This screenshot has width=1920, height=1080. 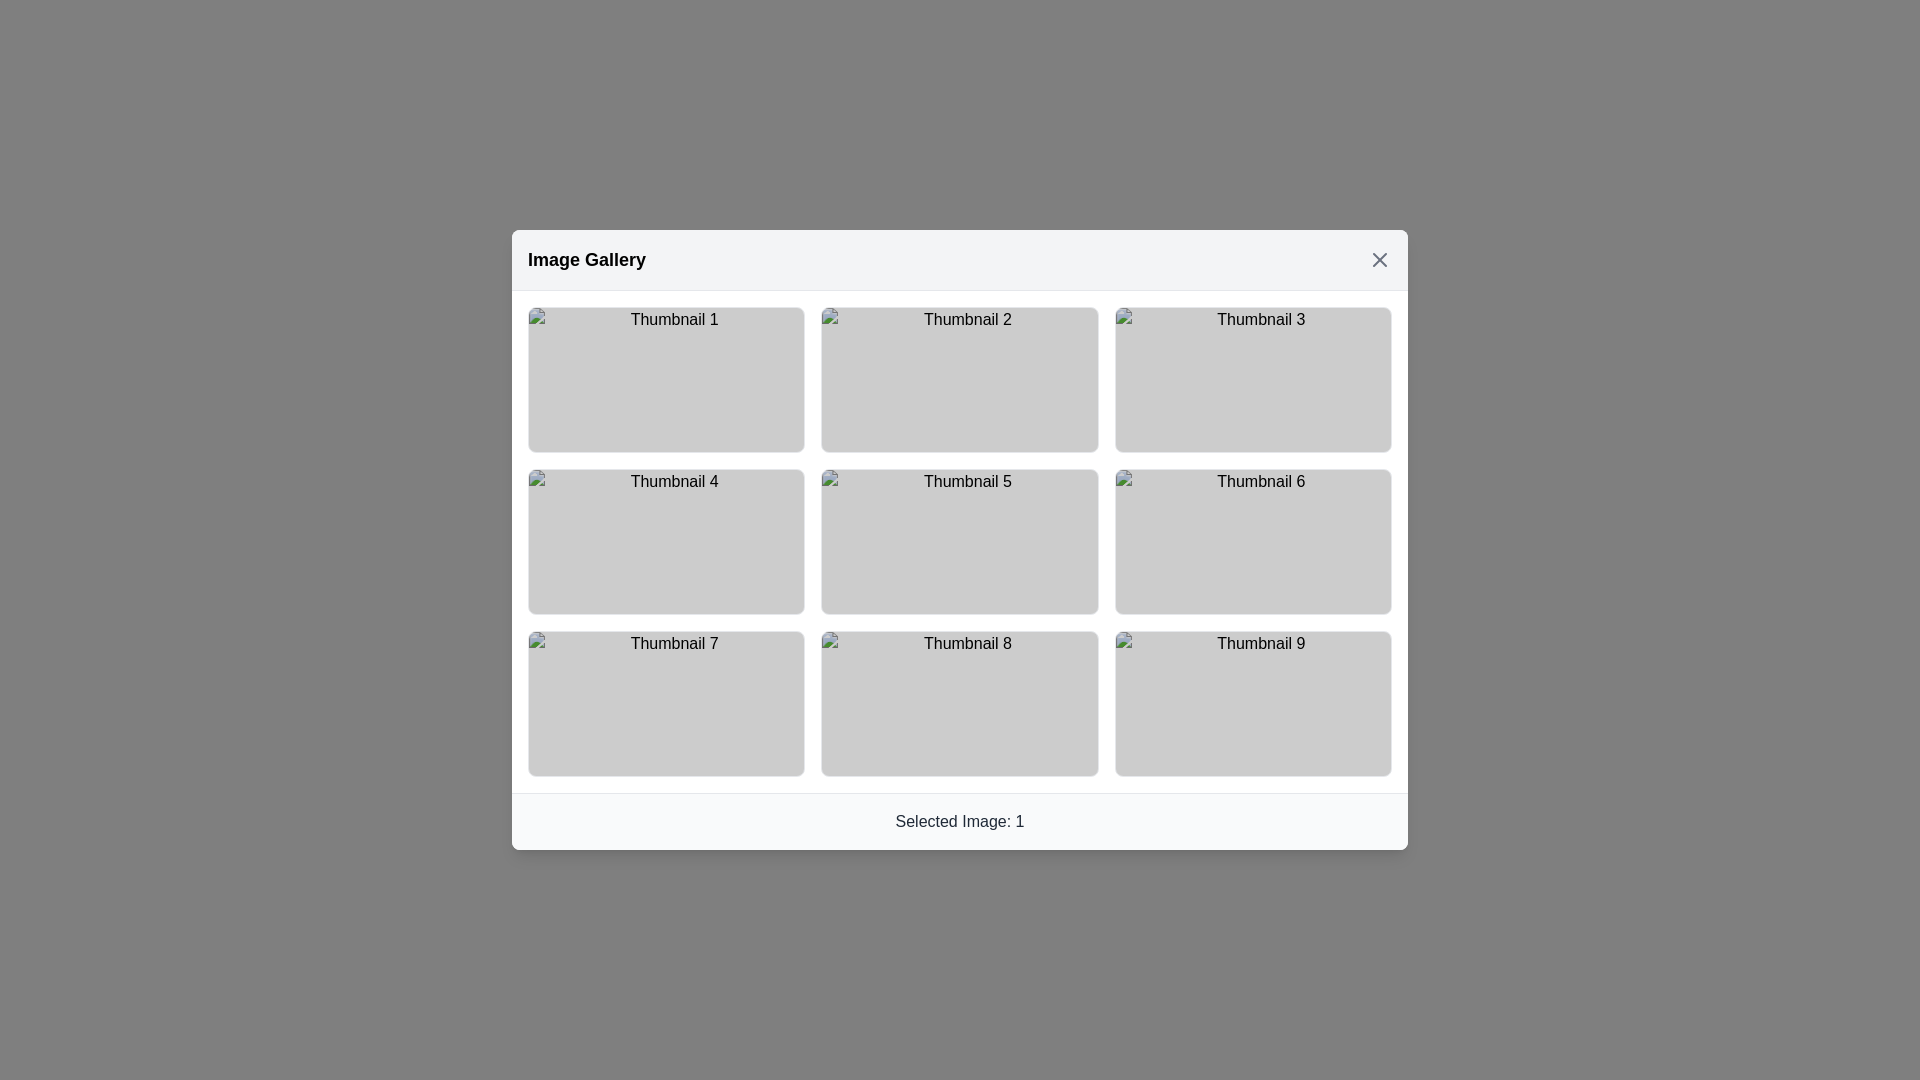 What do you see at coordinates (666, 380) in the screenshot?
I see `the clickable thumbnail labeled 'Thumbnail 1' located at the top-center of the rectangle` at bounding box center [666, 380].